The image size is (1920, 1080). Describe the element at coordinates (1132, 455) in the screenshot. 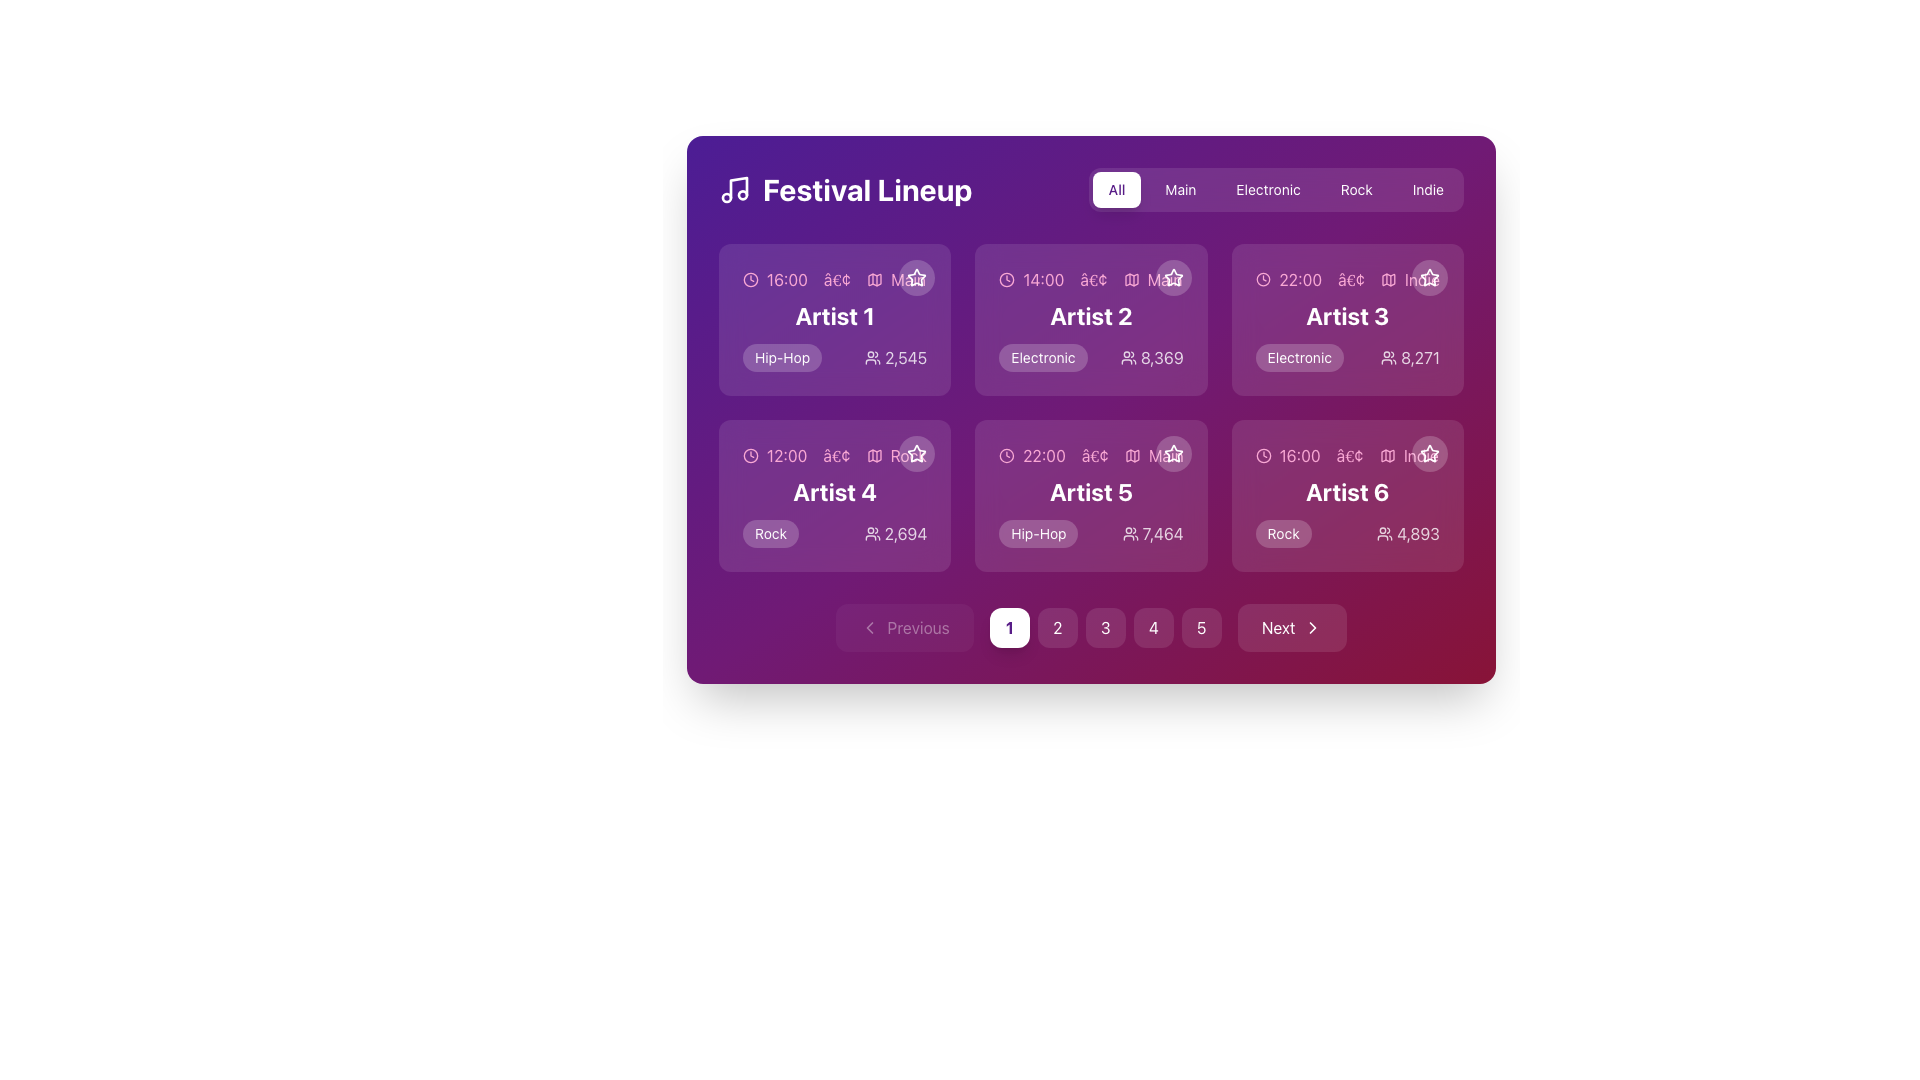

I see `the small map icon located between the time '22:00' and the word 'main' in the 'Artist 5' card` at that location.